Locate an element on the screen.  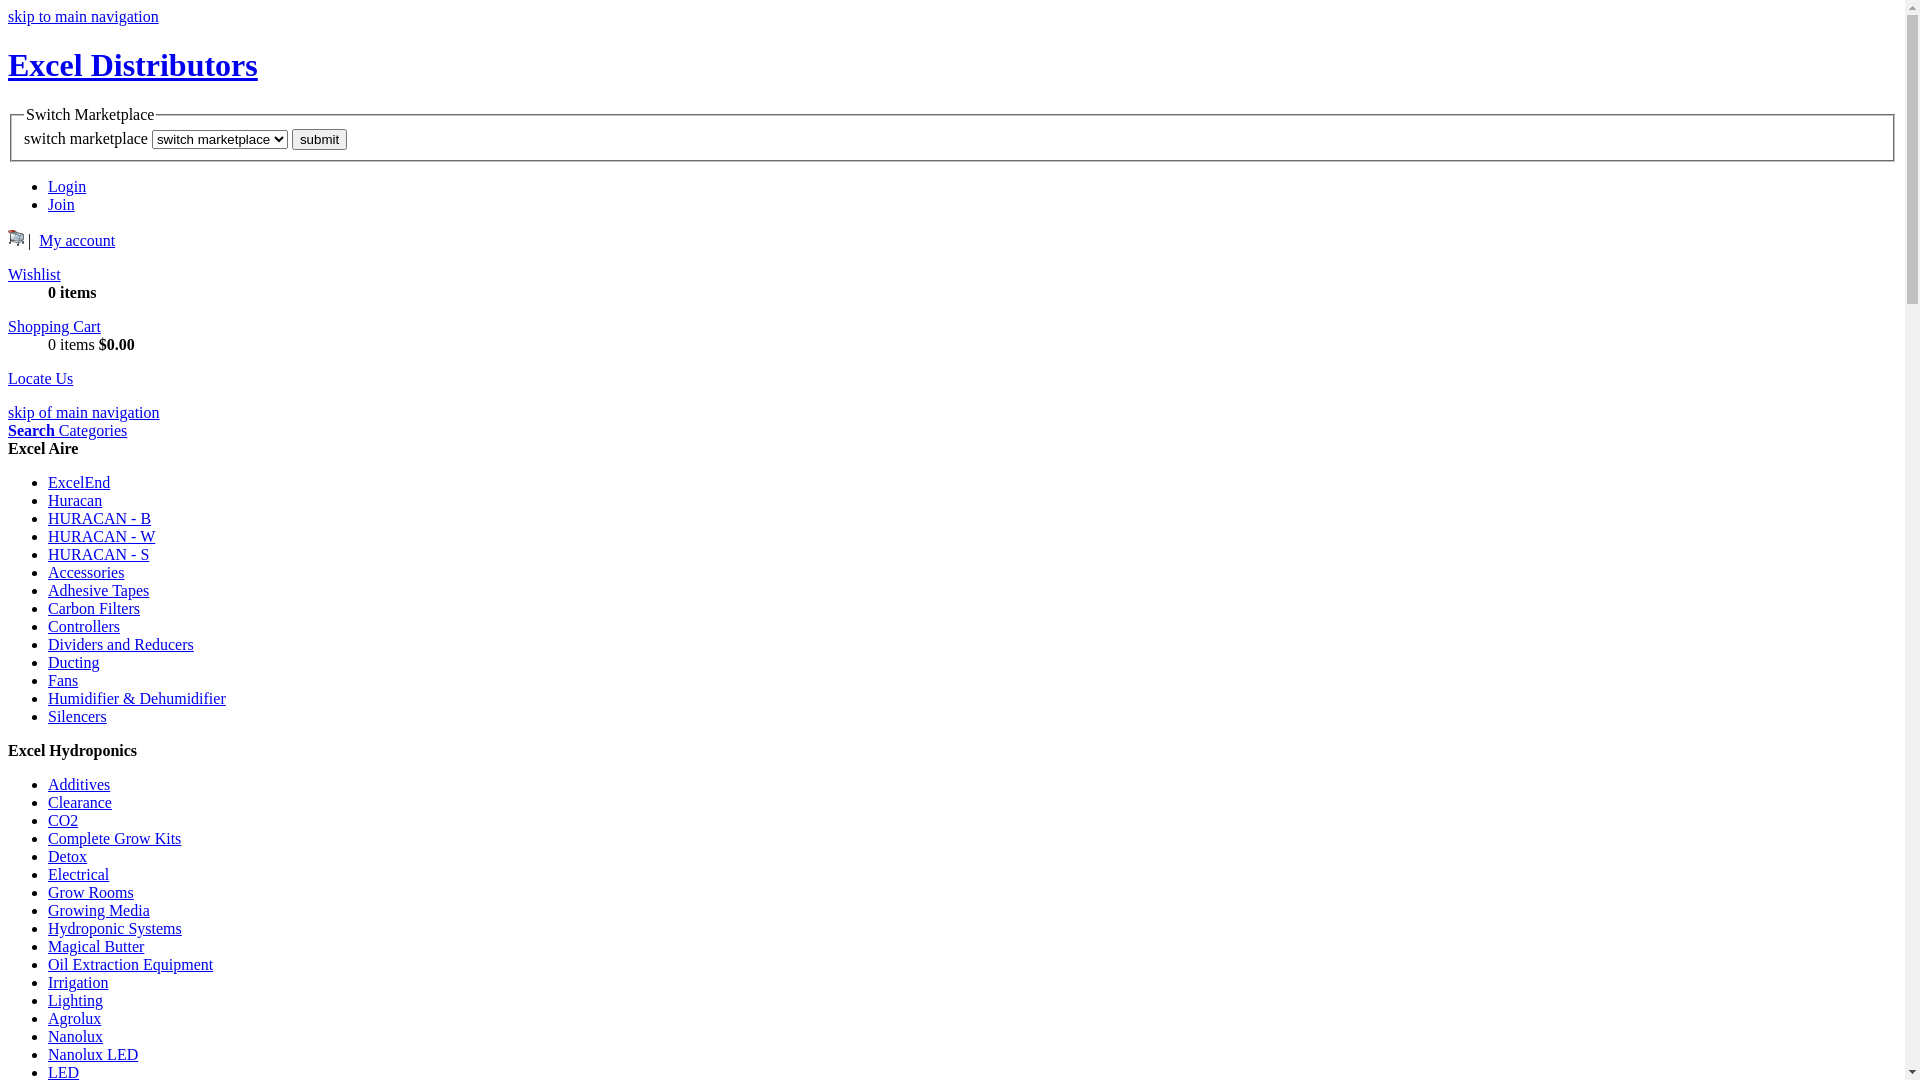
'Join' is located at coordinates (48, 204).